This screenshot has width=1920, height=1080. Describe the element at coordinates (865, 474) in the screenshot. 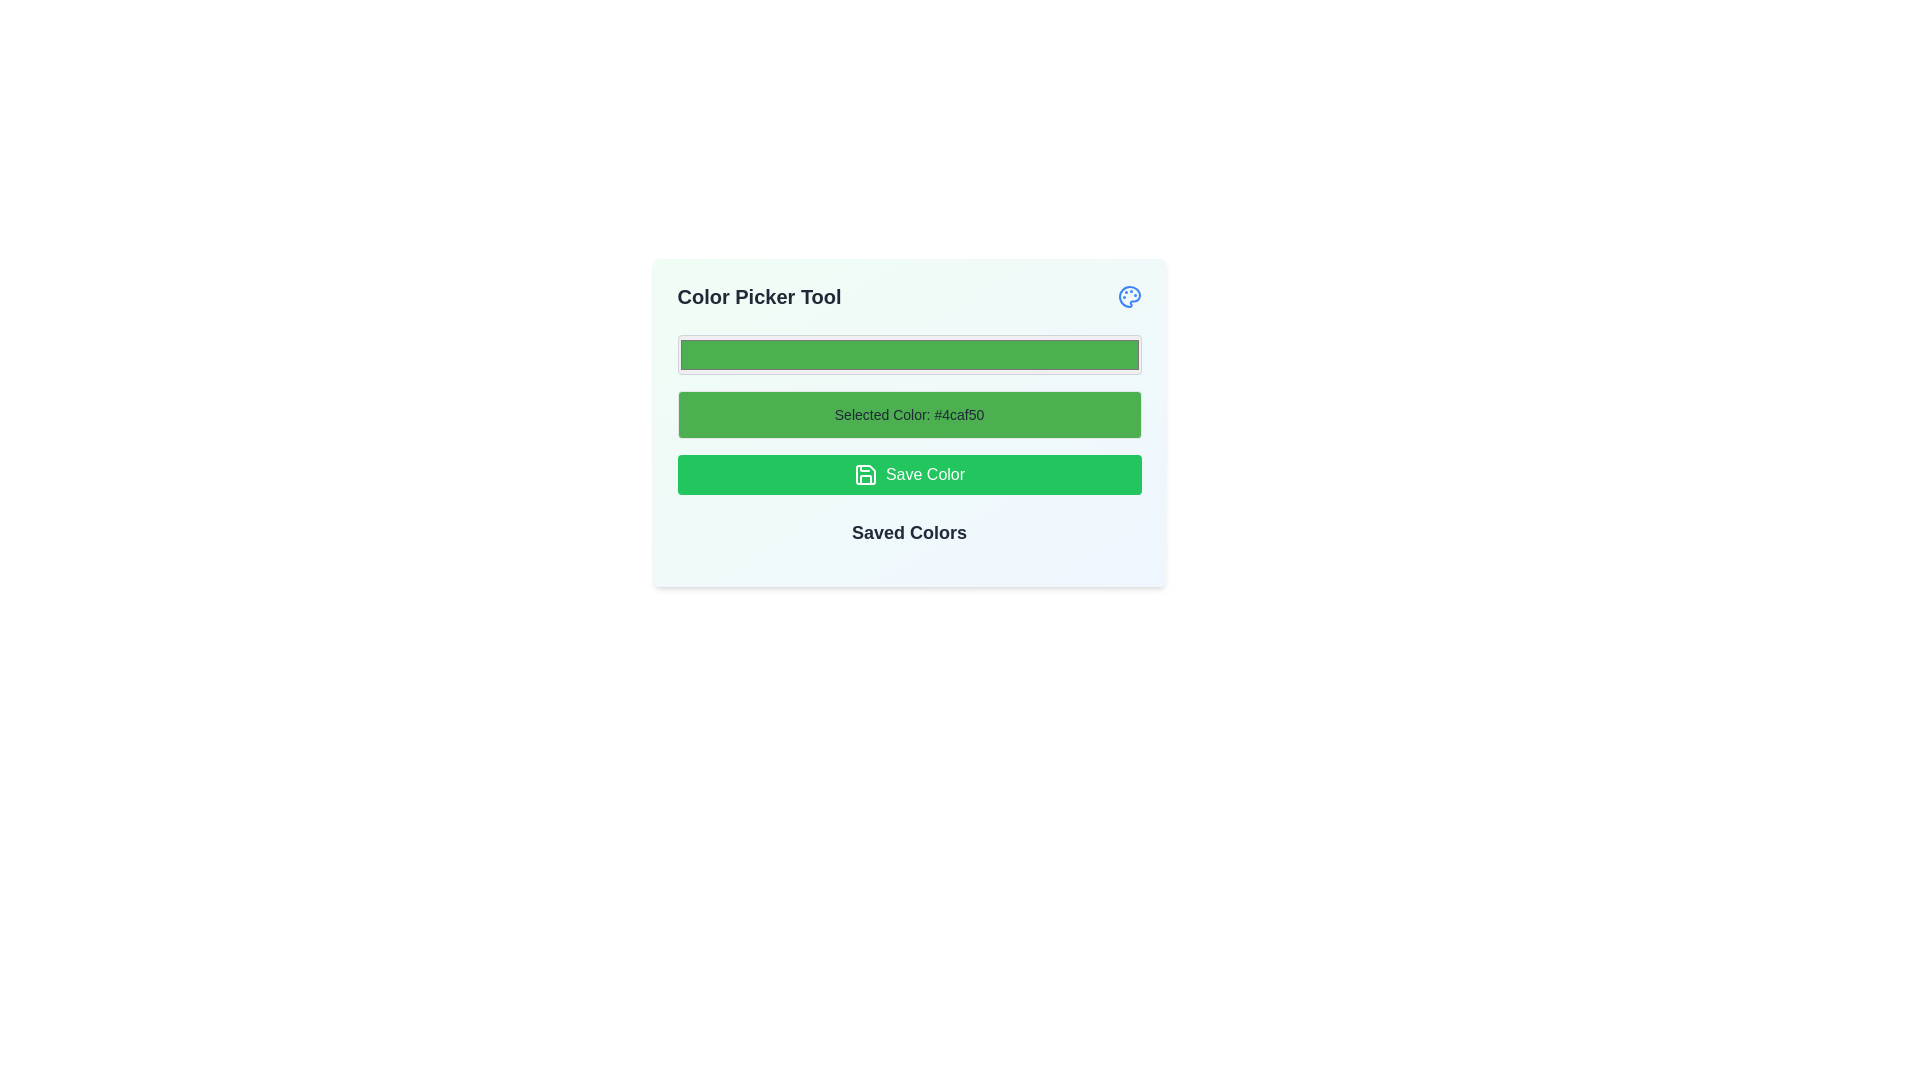

I see `the save action icon located to the left of the 'Save Color' text within the green rounded button` at that location.